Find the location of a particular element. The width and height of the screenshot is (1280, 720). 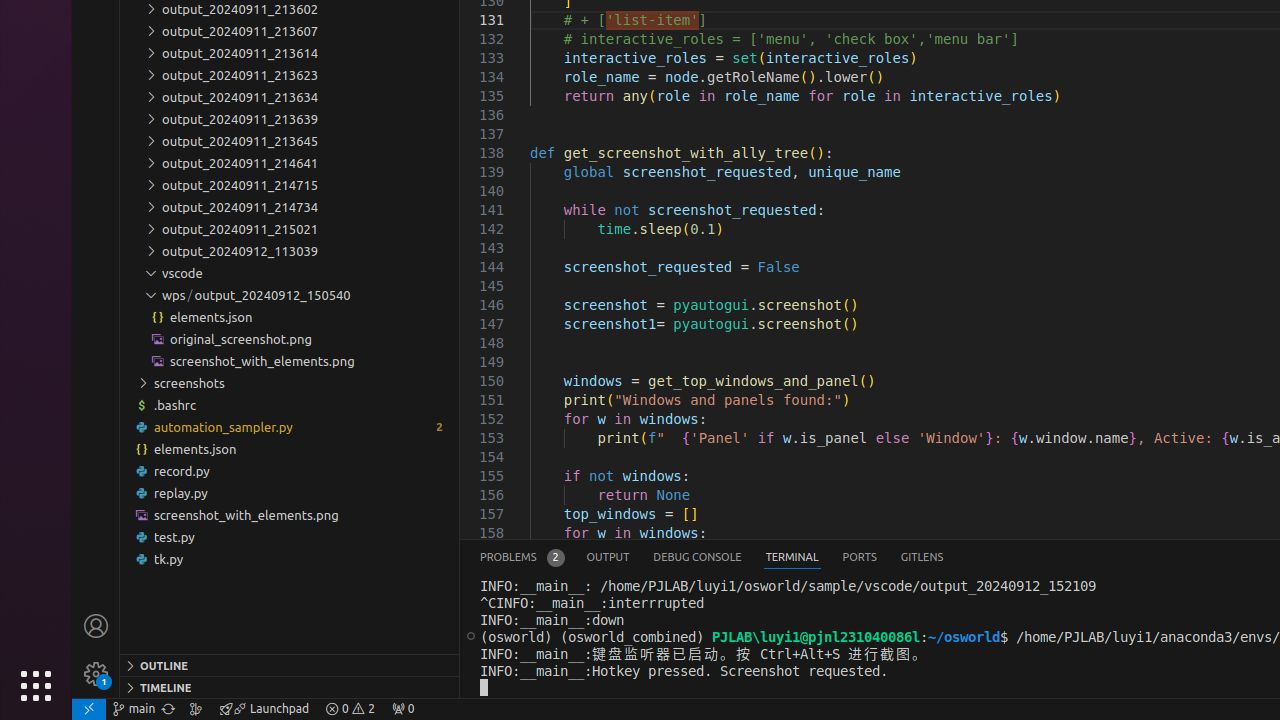

'output_20240911_213639' is located at coordinates (288, 119).